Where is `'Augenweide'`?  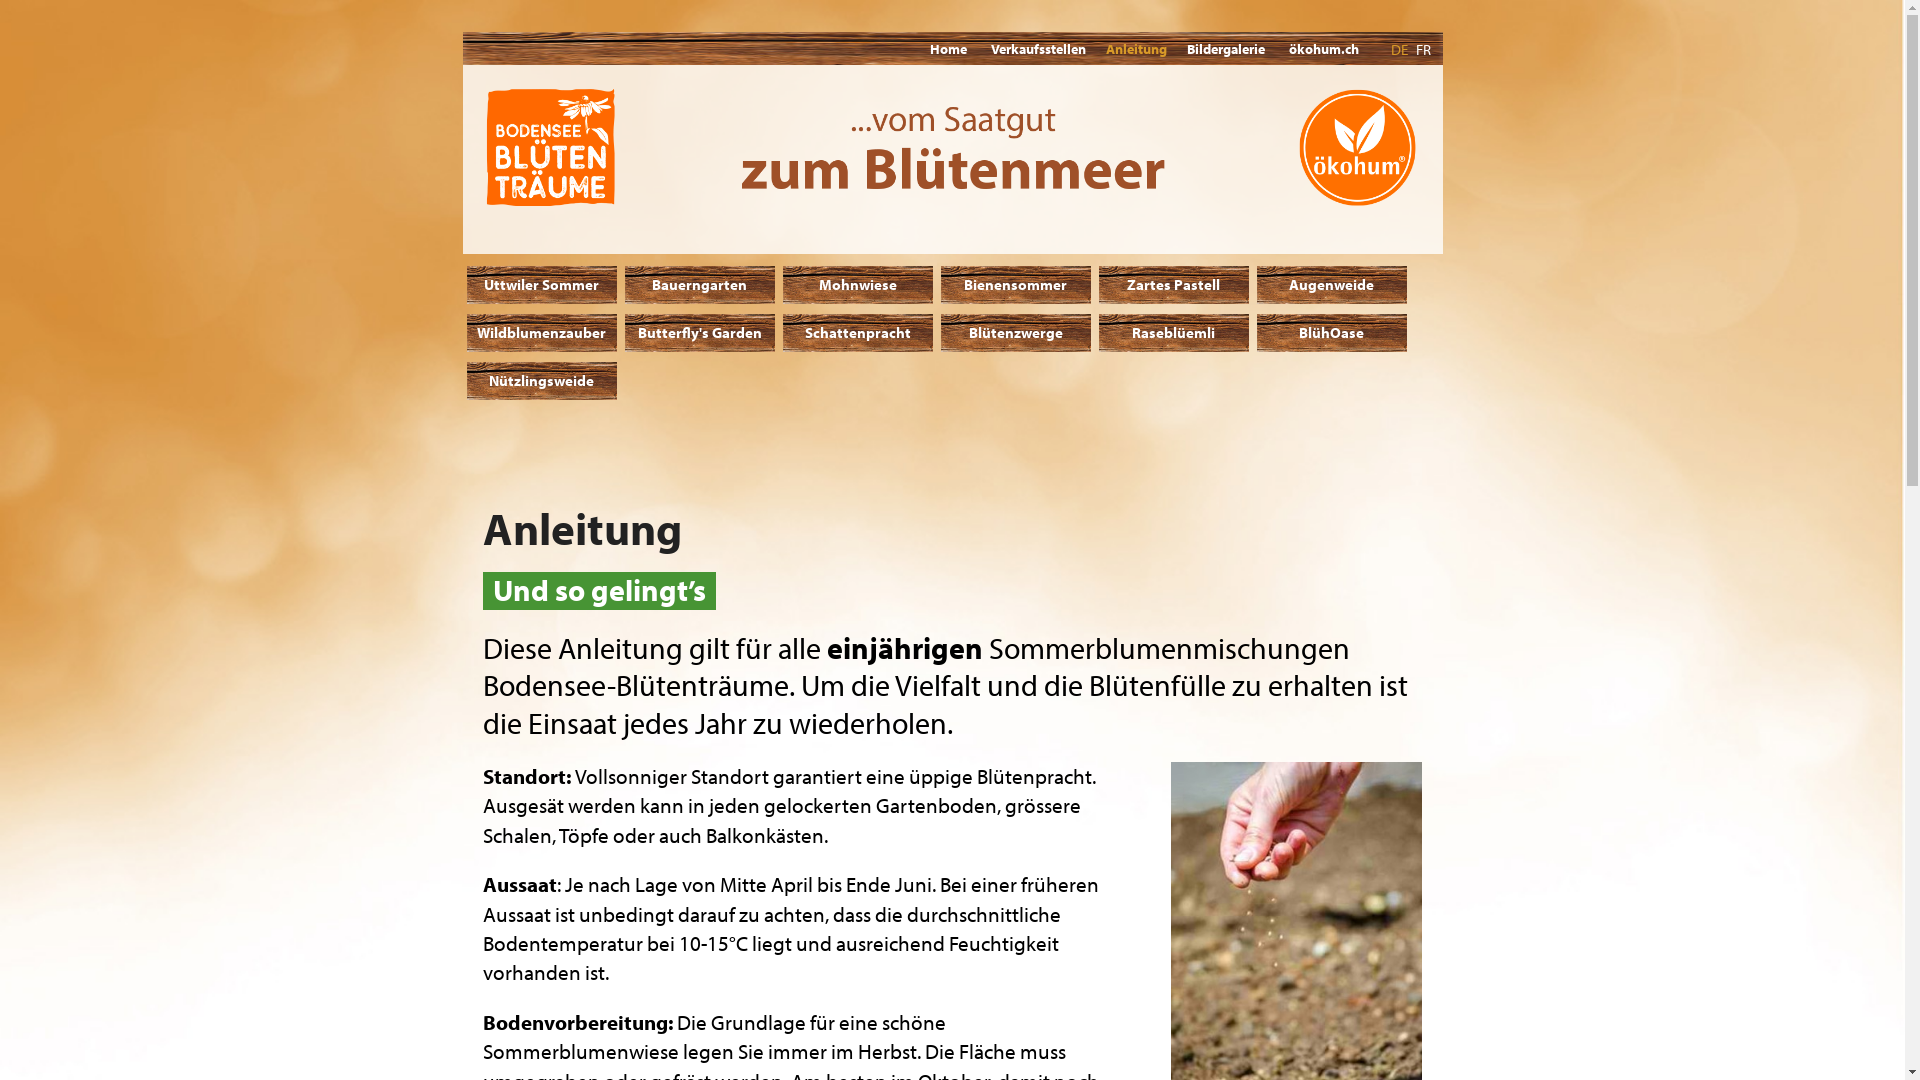
'Augenweide' is located at coordinates (1255, 285).